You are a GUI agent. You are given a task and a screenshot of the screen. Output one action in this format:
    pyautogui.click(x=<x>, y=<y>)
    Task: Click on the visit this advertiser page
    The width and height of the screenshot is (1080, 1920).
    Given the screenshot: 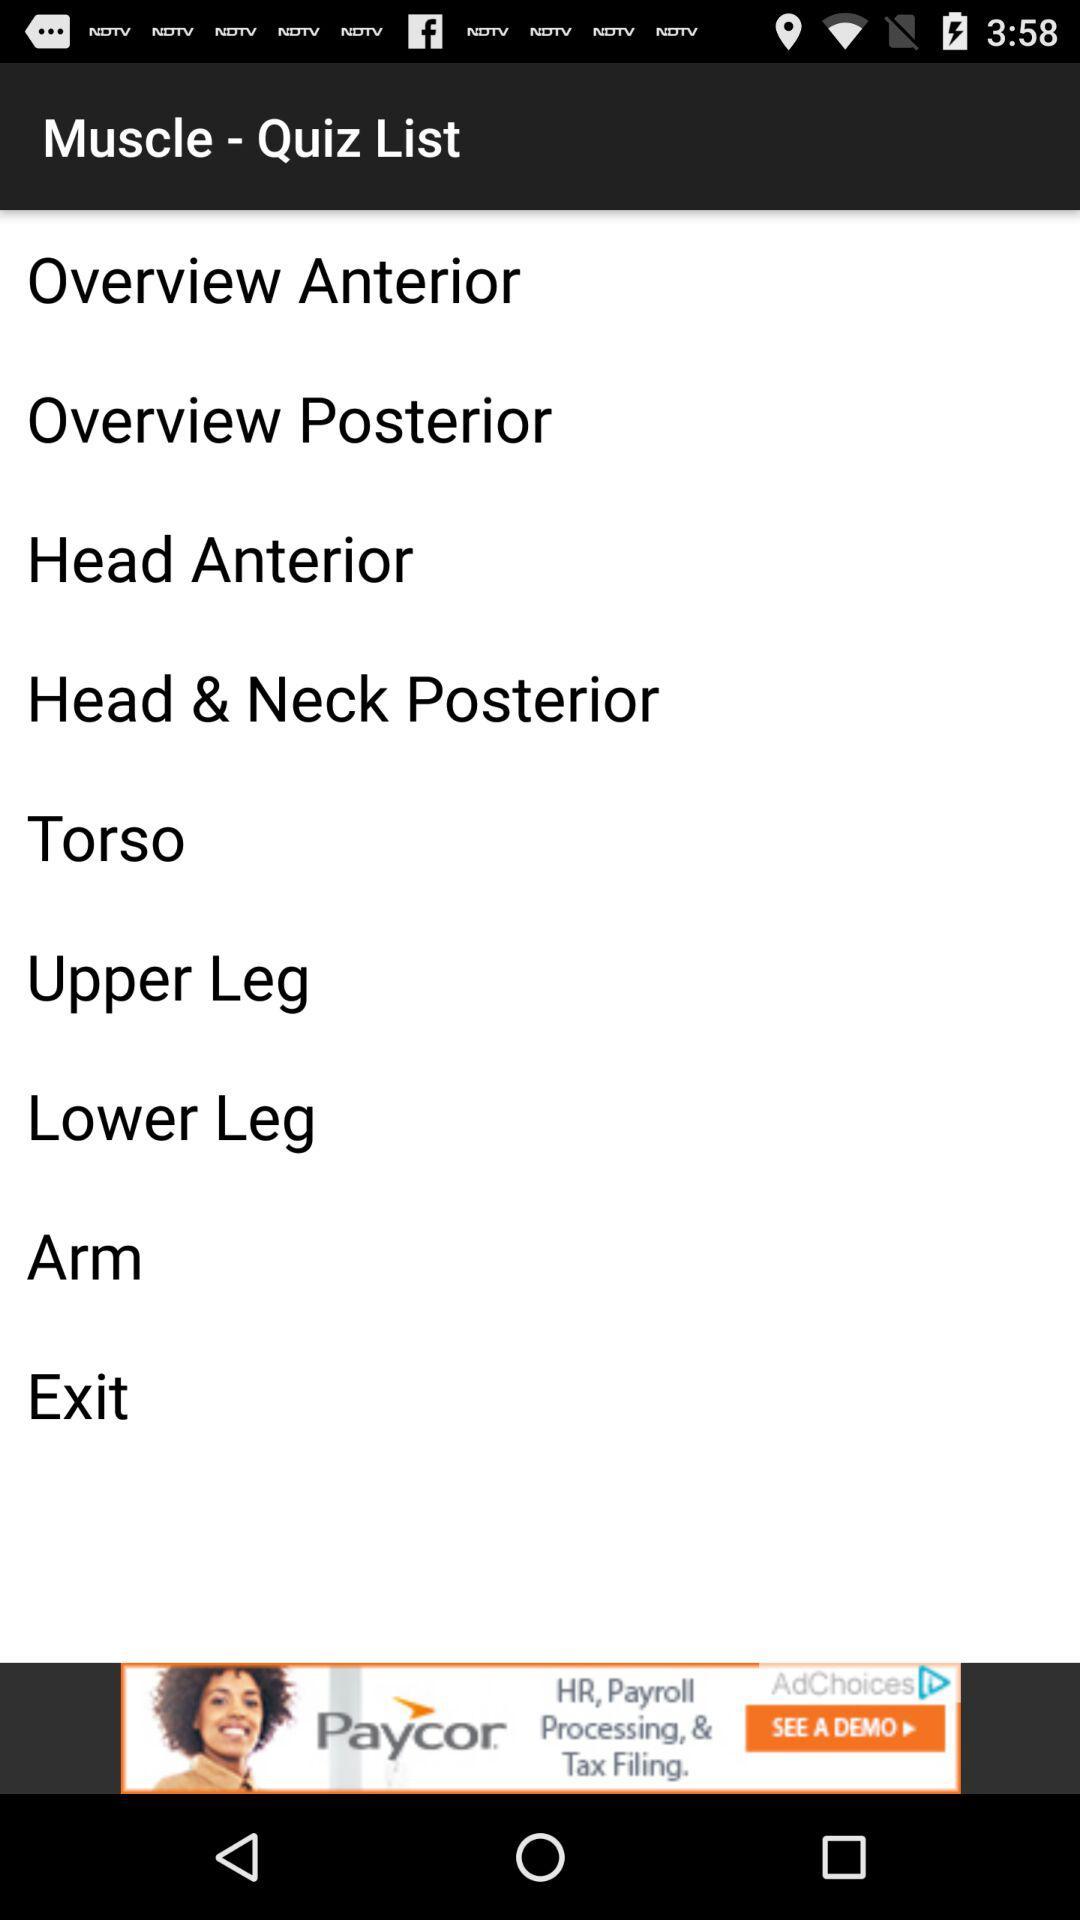 What is the action you would take?
    pyautogui.click(x=540, y=1727)
    